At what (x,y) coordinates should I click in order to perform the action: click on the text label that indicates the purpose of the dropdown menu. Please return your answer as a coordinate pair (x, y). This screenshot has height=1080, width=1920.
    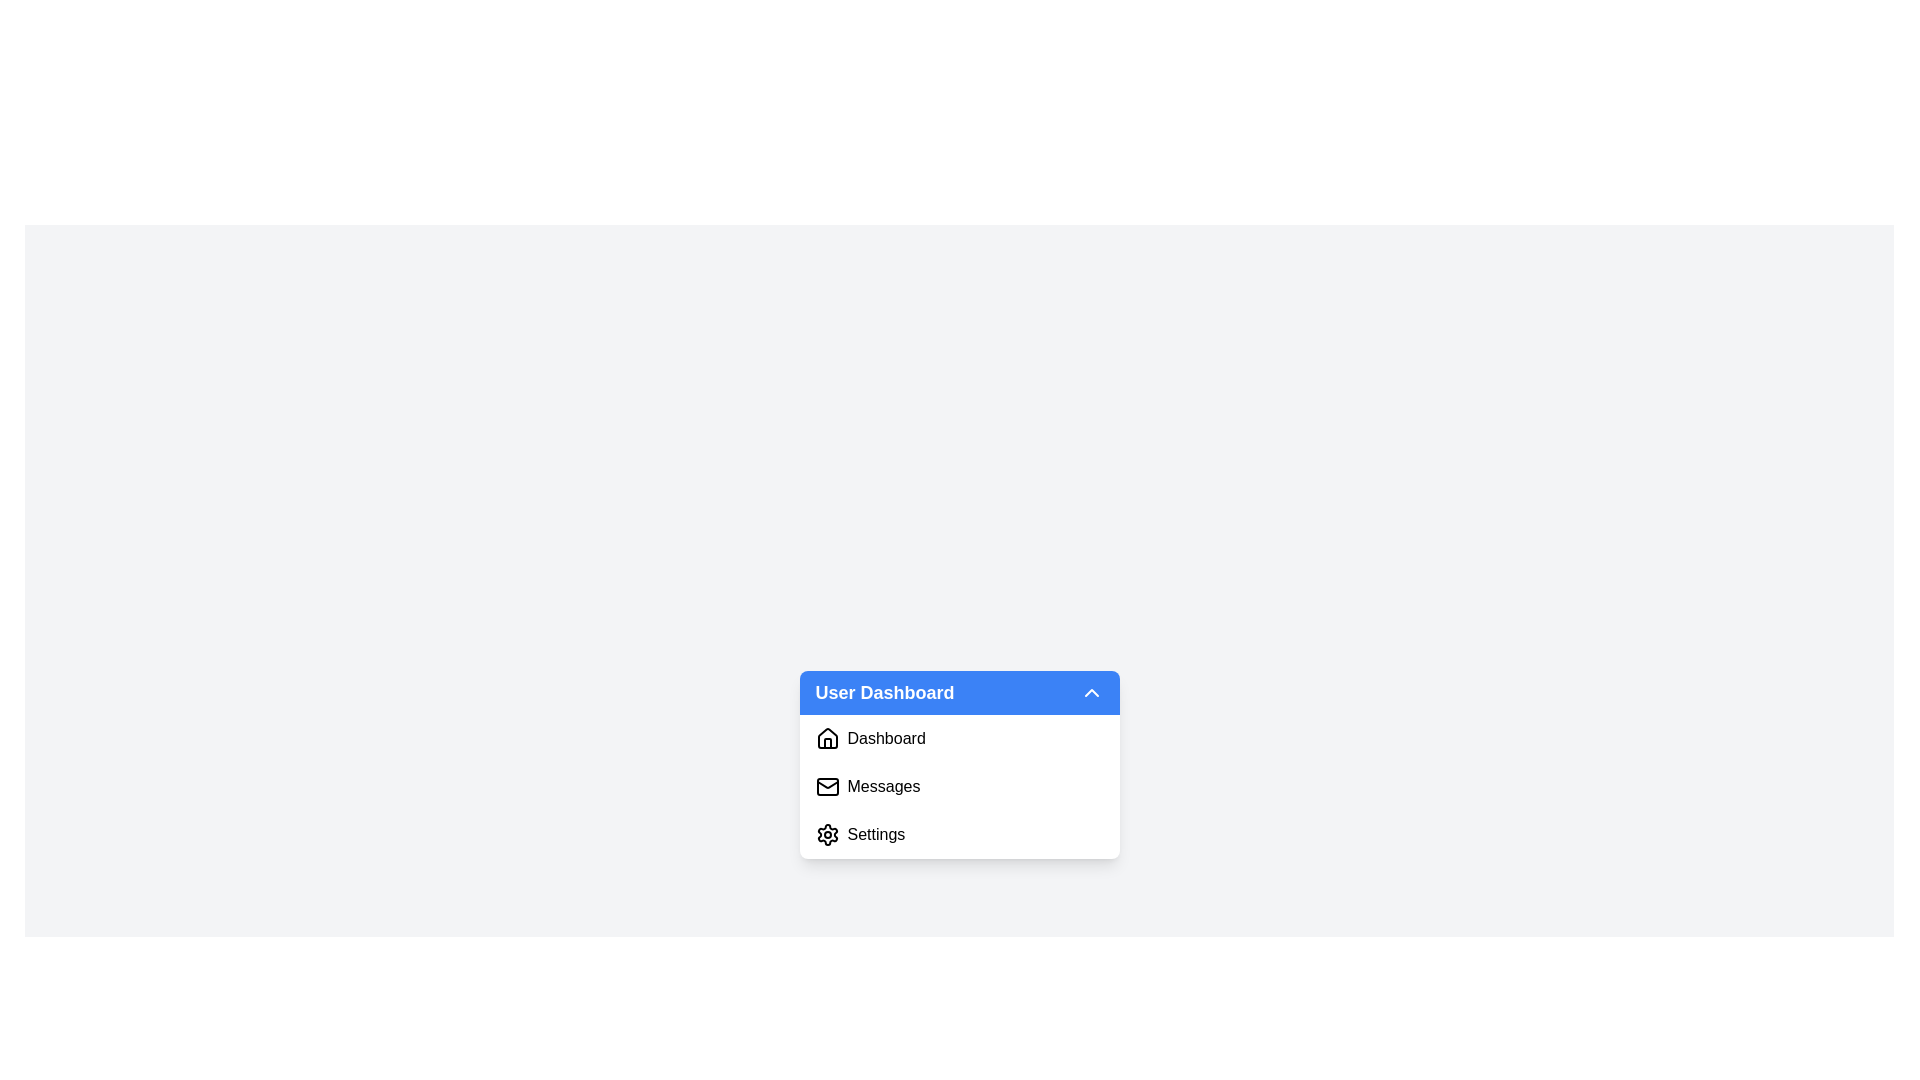
    Looking at the image, I should click on (883, 692).